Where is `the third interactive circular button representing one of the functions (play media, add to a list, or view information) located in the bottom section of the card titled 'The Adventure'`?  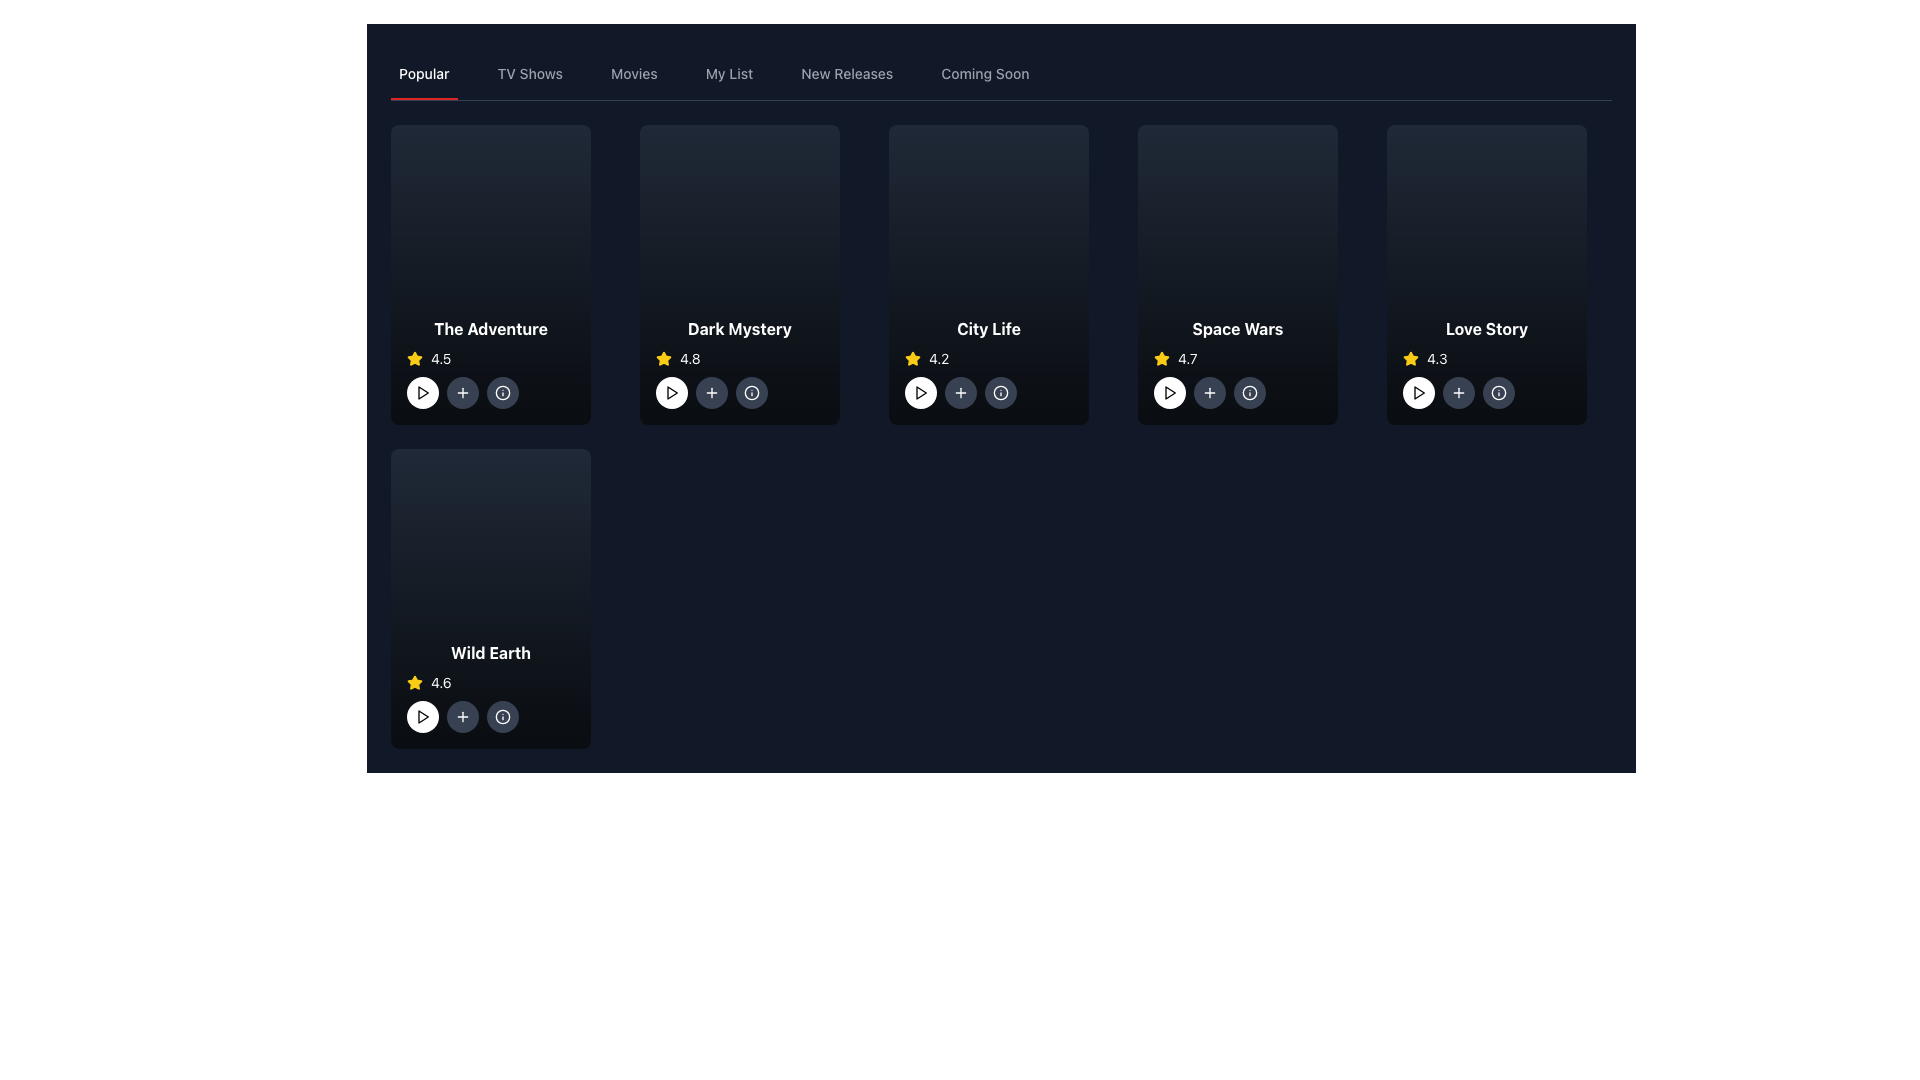
the third interactive circular button representing one of the functions (play media, add to a list, or view information) located in the bottom section of the card titled 'The Adventure' is located at coordinates (490, 393).